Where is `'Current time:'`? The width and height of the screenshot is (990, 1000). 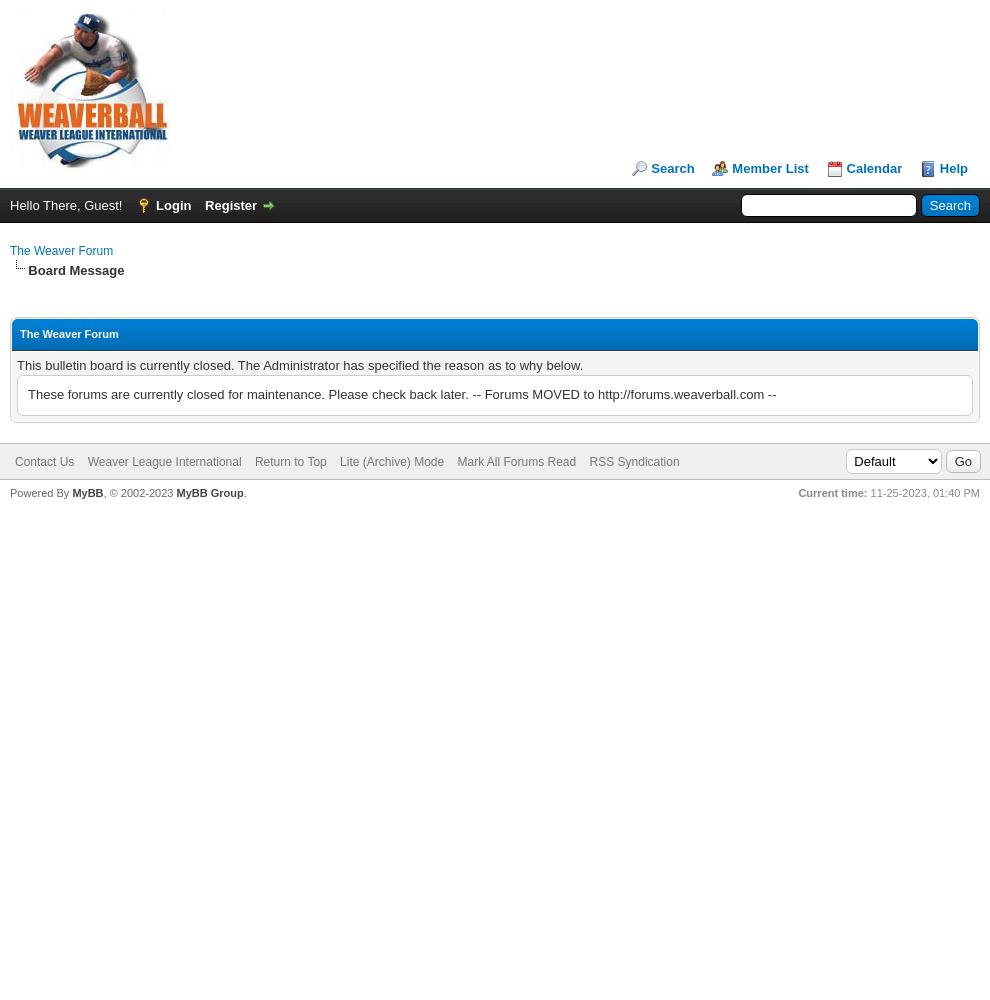
'Current time:' is located at coordinates (797, 491).